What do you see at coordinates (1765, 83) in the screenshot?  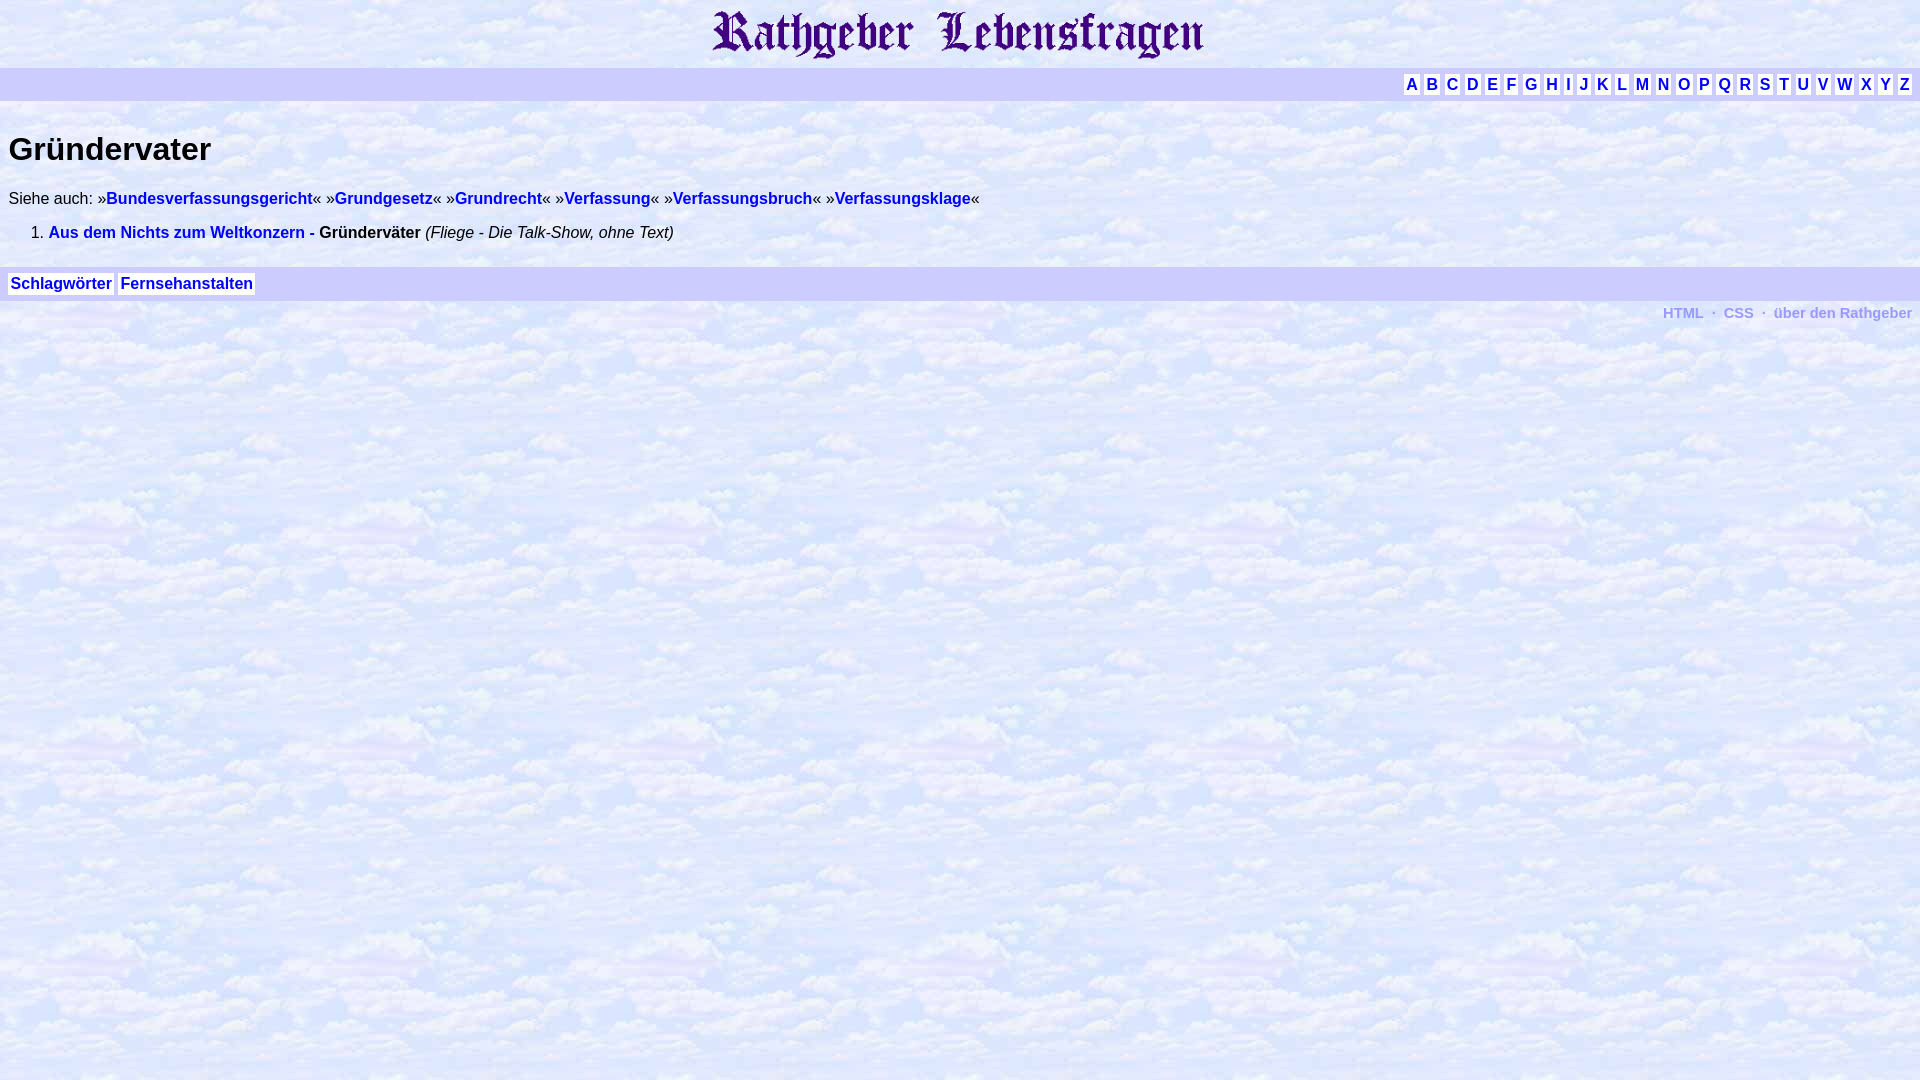 I see `'S'` at bounding box center [1765, 83].